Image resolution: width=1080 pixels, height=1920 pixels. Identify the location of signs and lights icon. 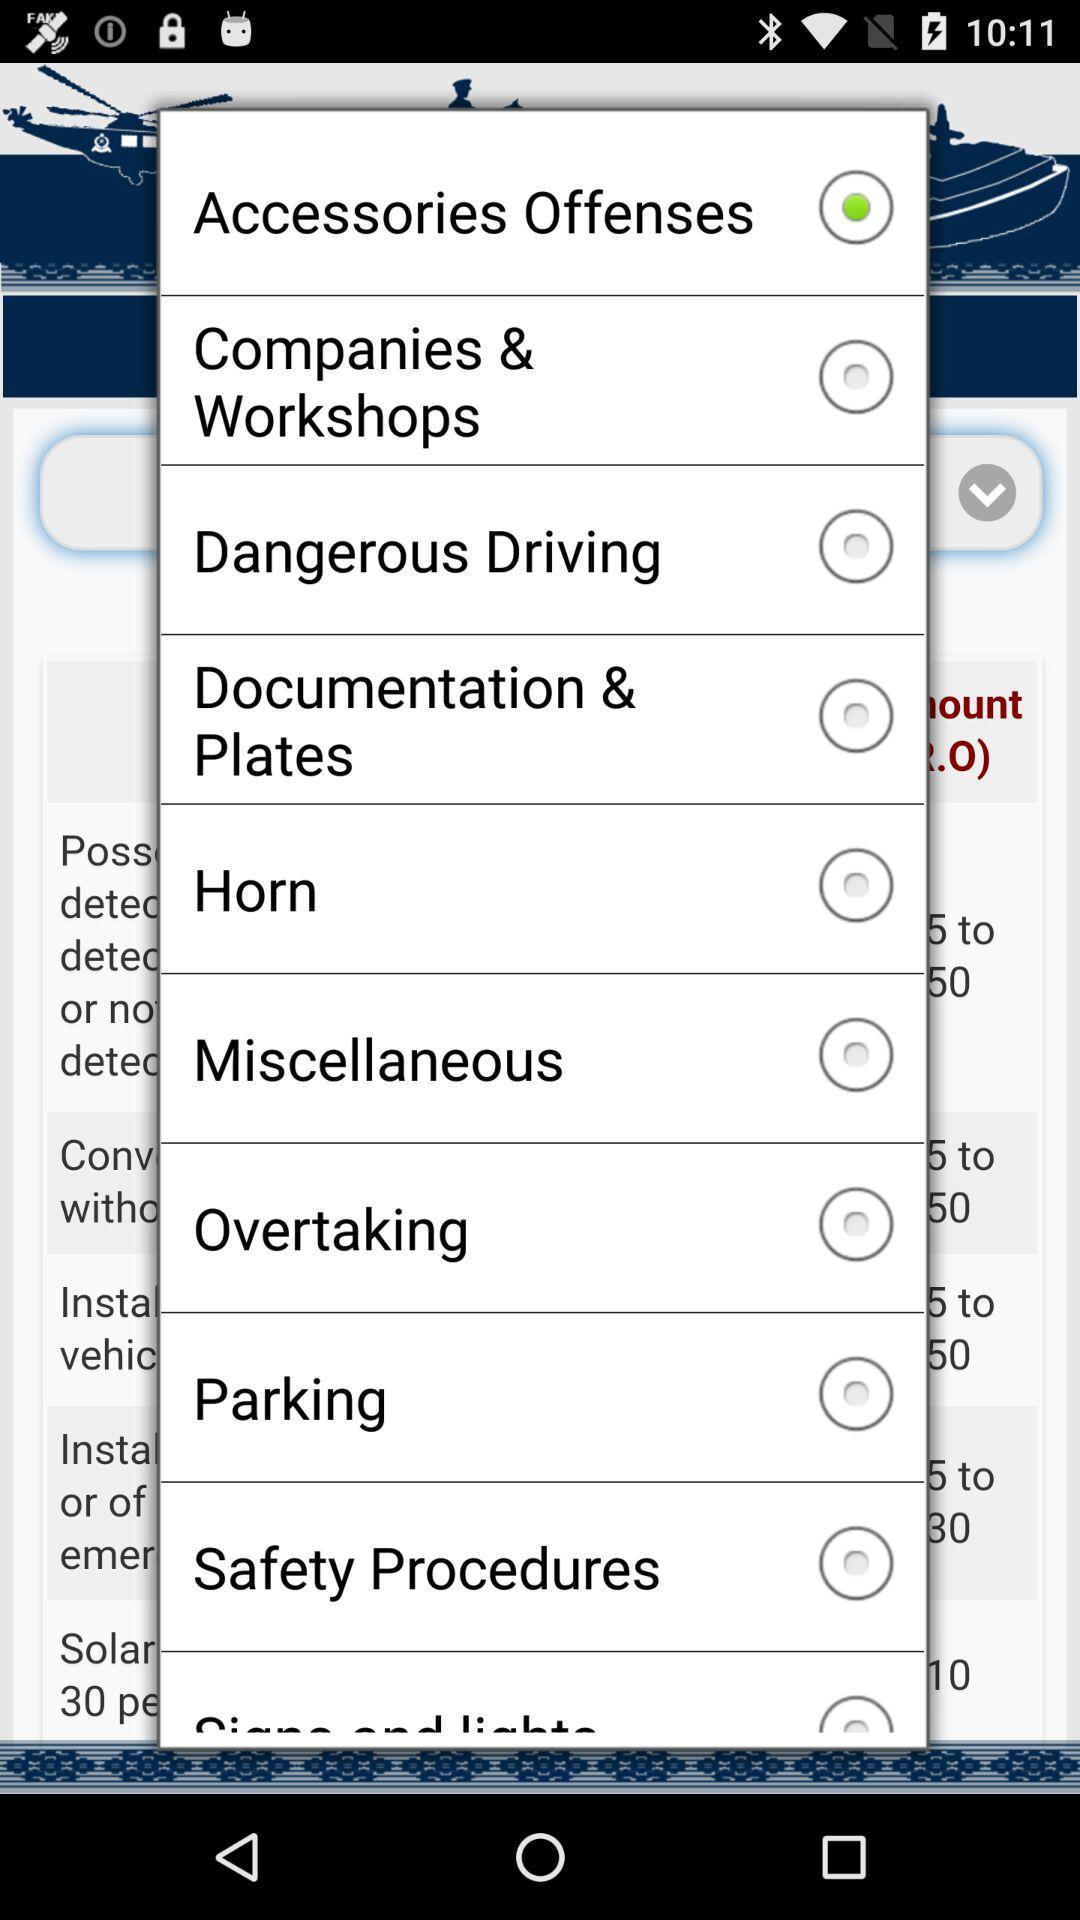
(542, 1691).